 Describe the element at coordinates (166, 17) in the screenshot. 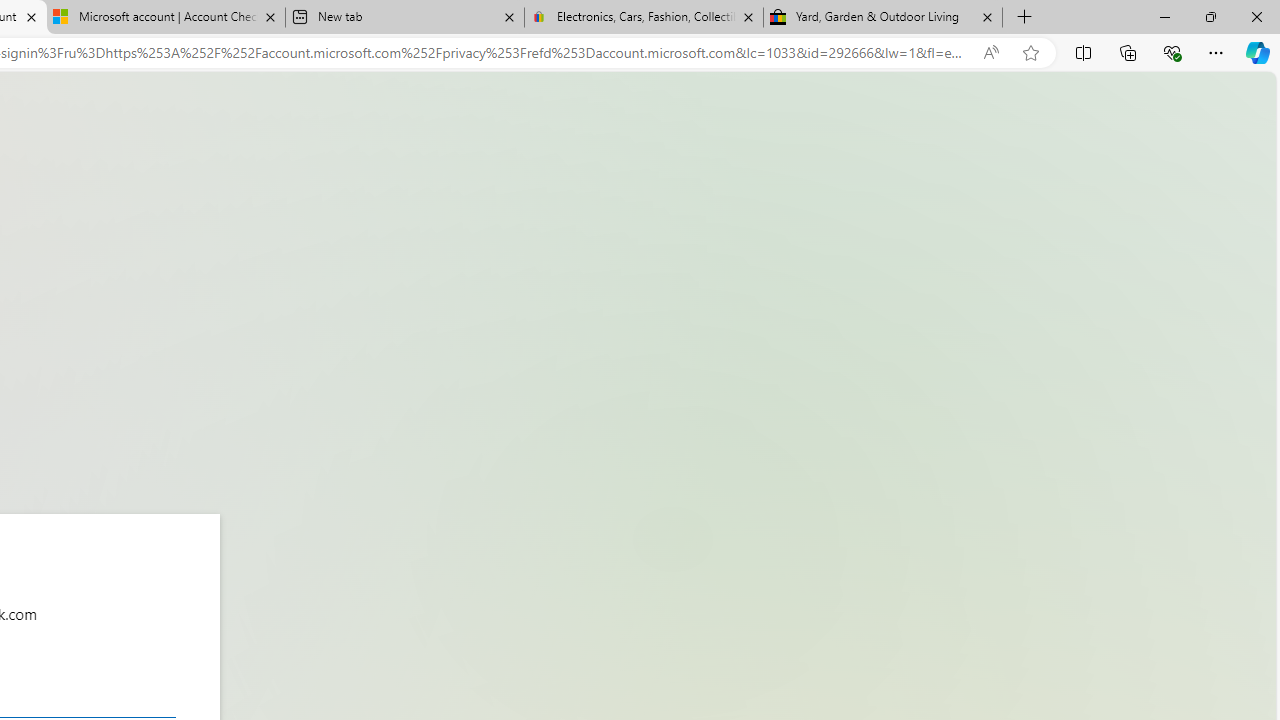

I see `'Microsoft account | Account Checkup'` at that location.